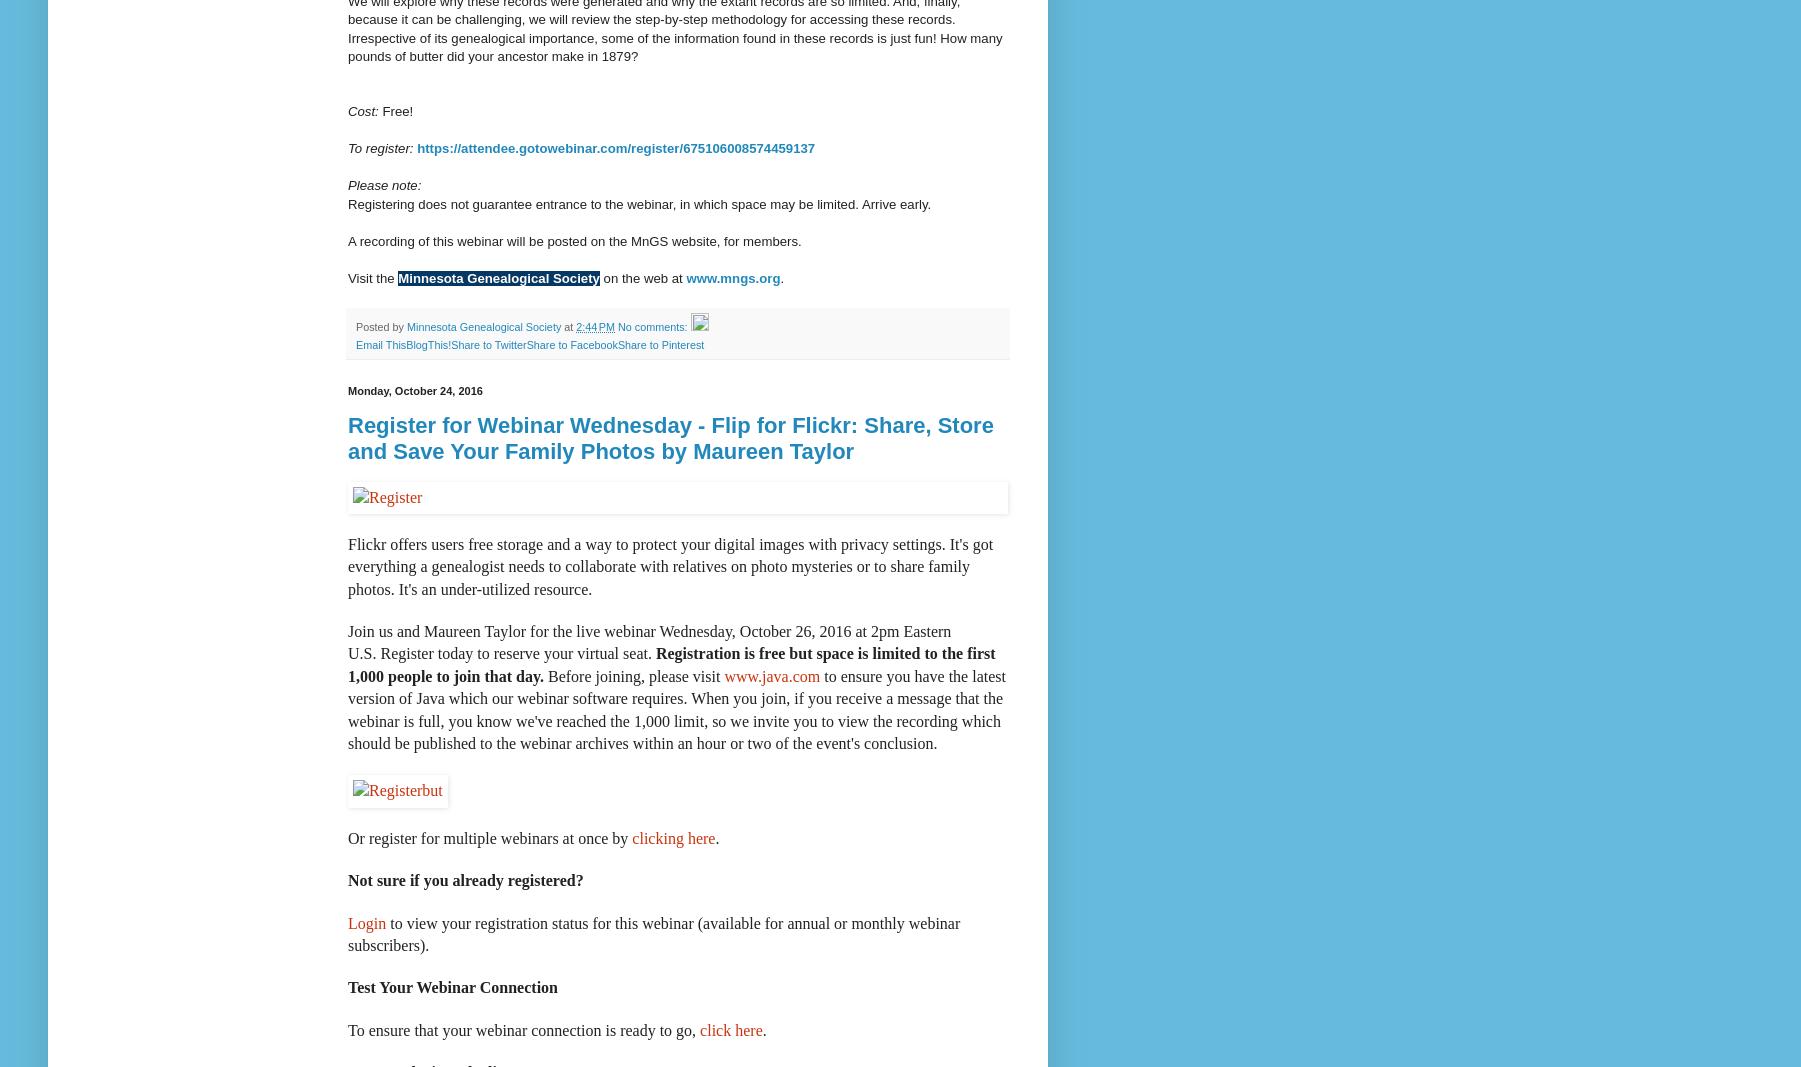 The height and width of the screenshot is (1067, 1801). I want to click on 'Login', so click(367, 922).